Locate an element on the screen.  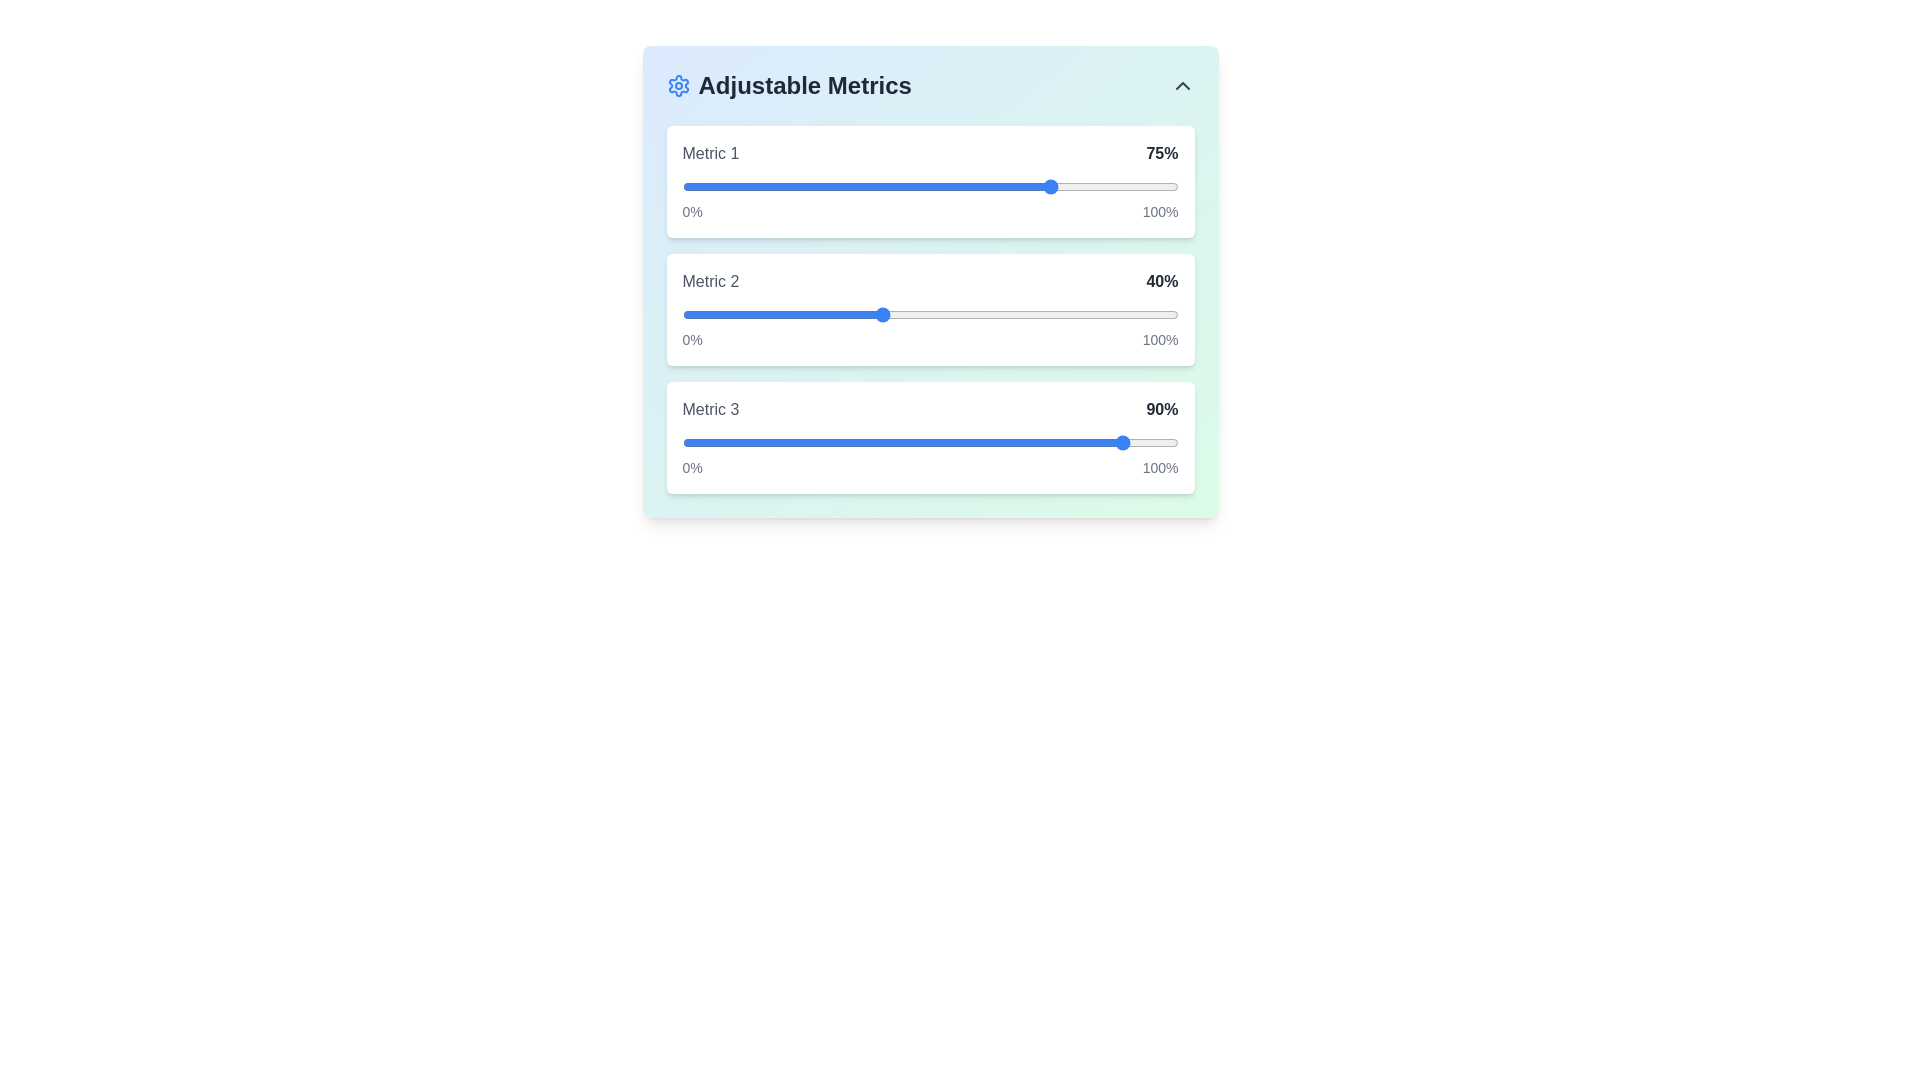
the horizontal slider of 'Metric 2' is located at coordinates (929, 315).